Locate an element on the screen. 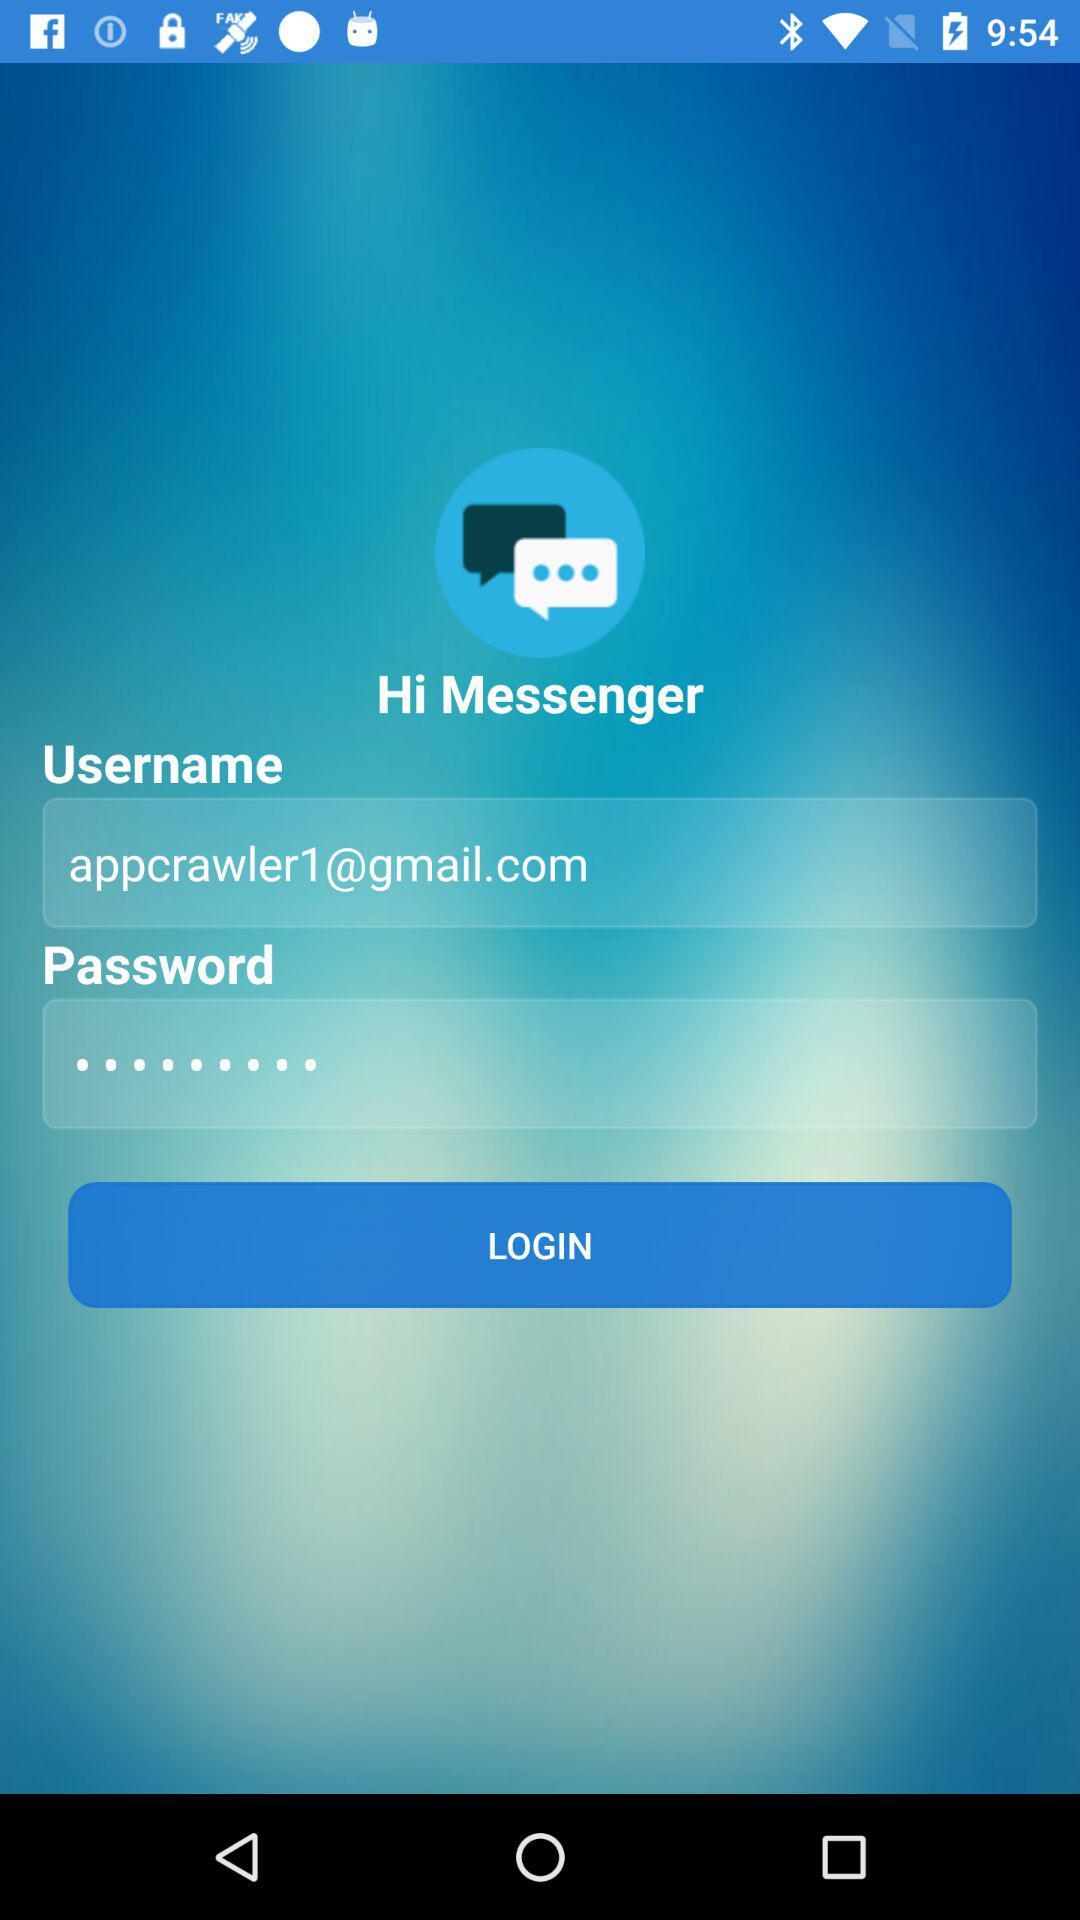 This screenshot has height=1920, width=1080. crowd3116 is located at coordinates (540, 1062).